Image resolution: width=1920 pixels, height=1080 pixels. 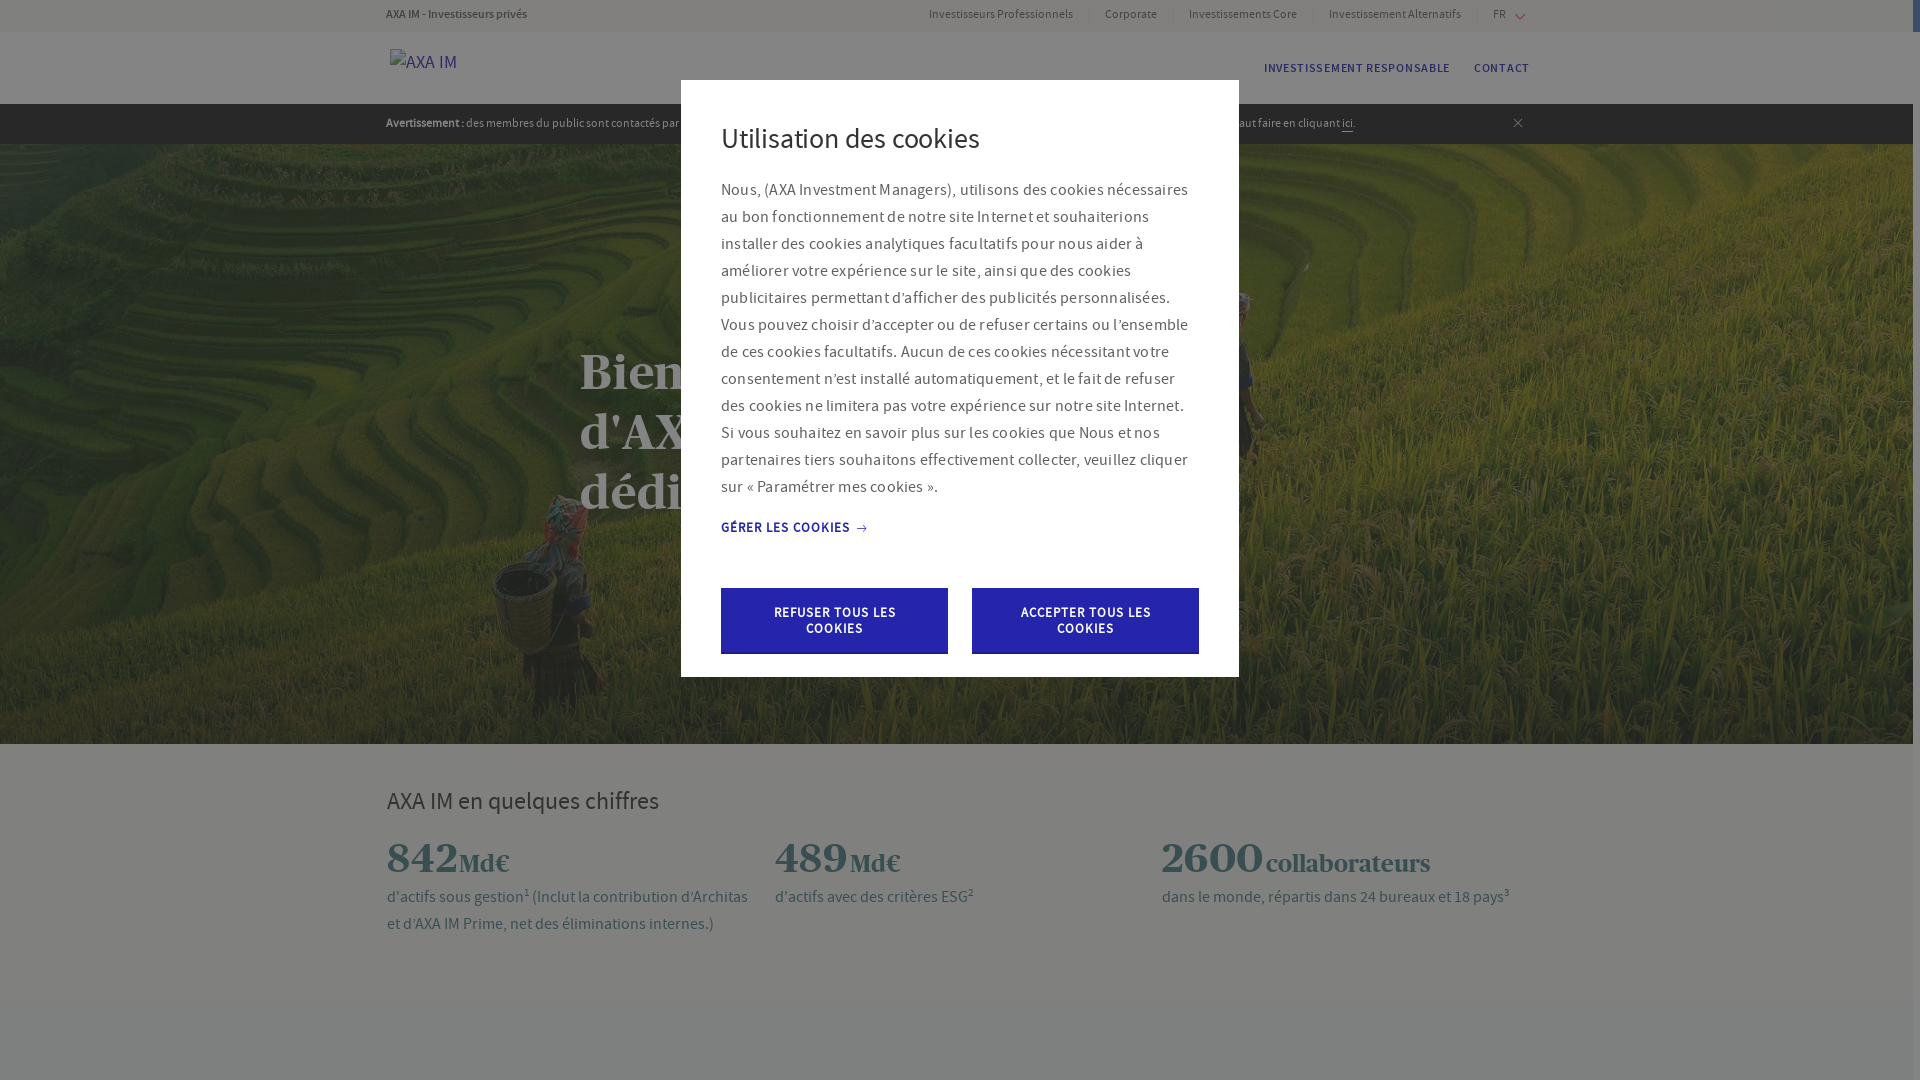 I want to click on 'ACCEPTER TOUS LES COOKIES', so click(x=1084, y=620).